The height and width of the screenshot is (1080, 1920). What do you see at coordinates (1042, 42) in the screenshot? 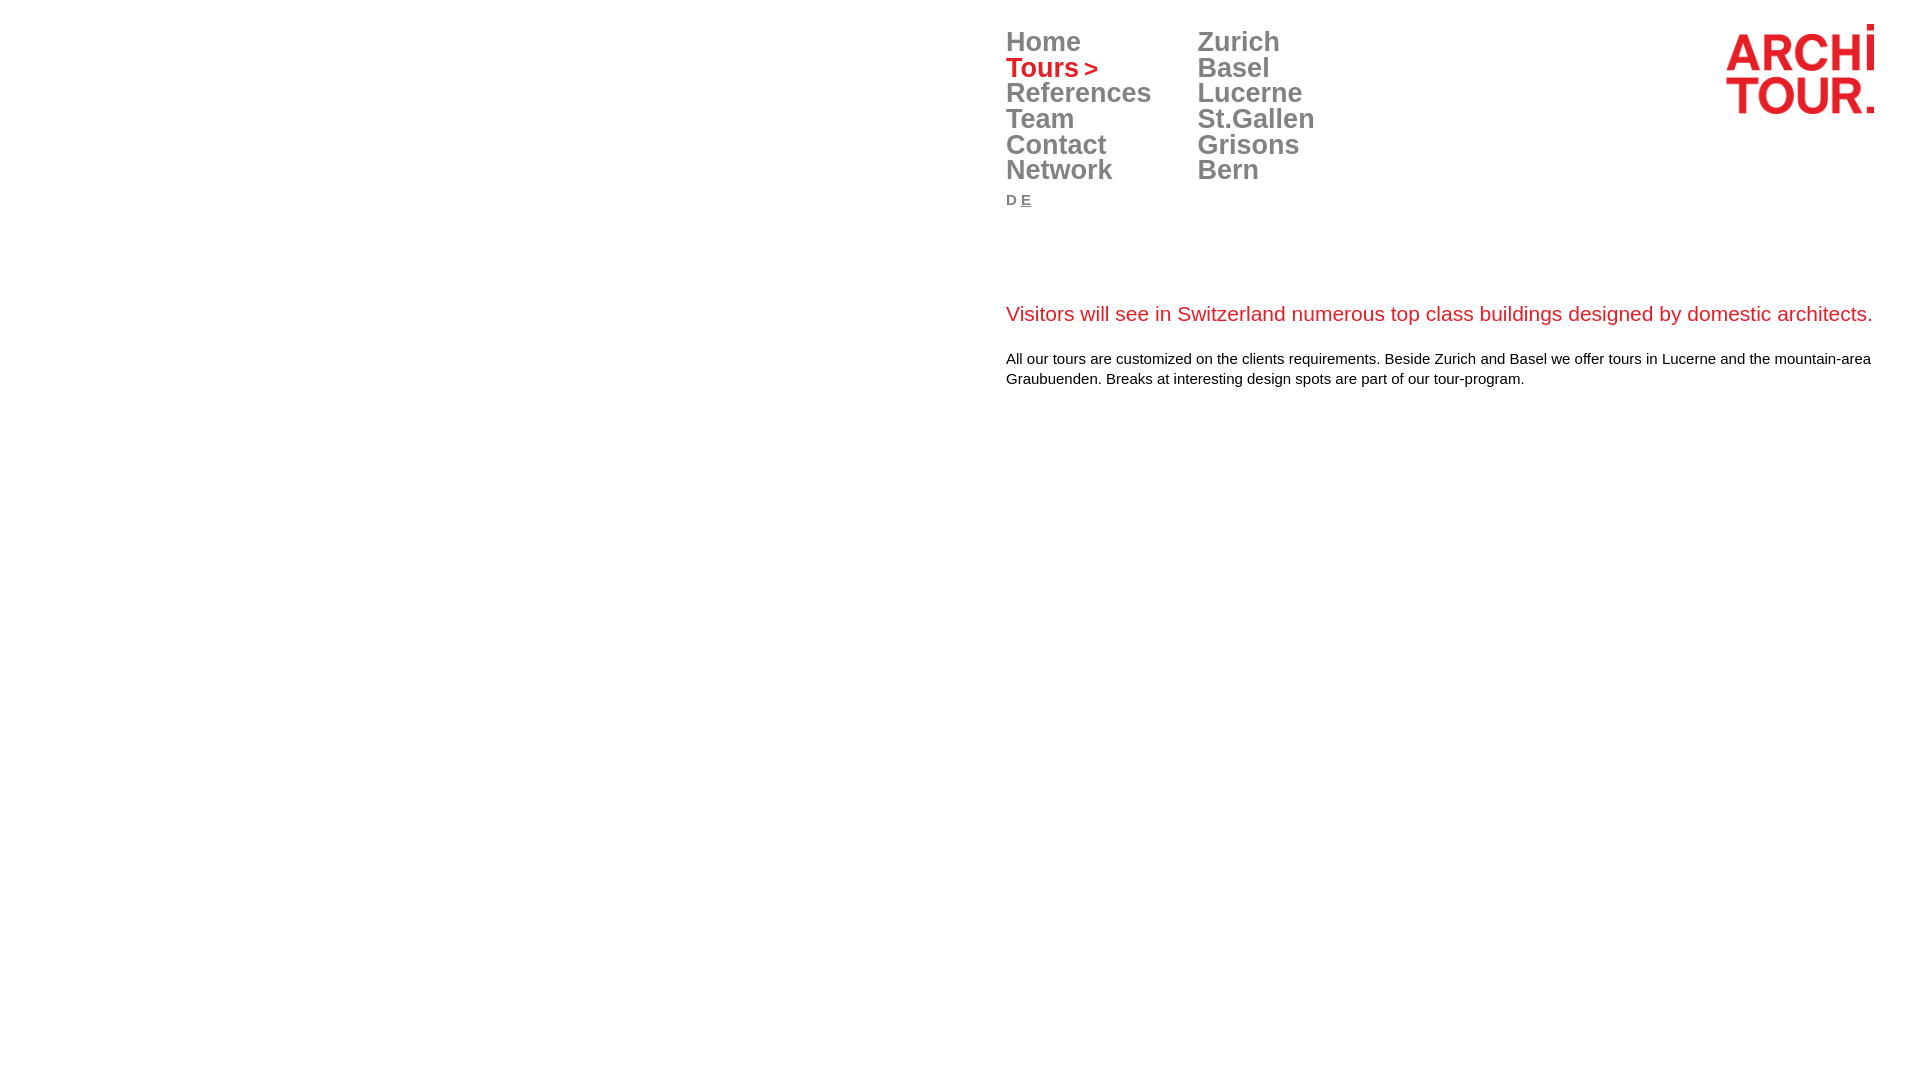
I see `'Home'` at bounding box center [1042, 42].